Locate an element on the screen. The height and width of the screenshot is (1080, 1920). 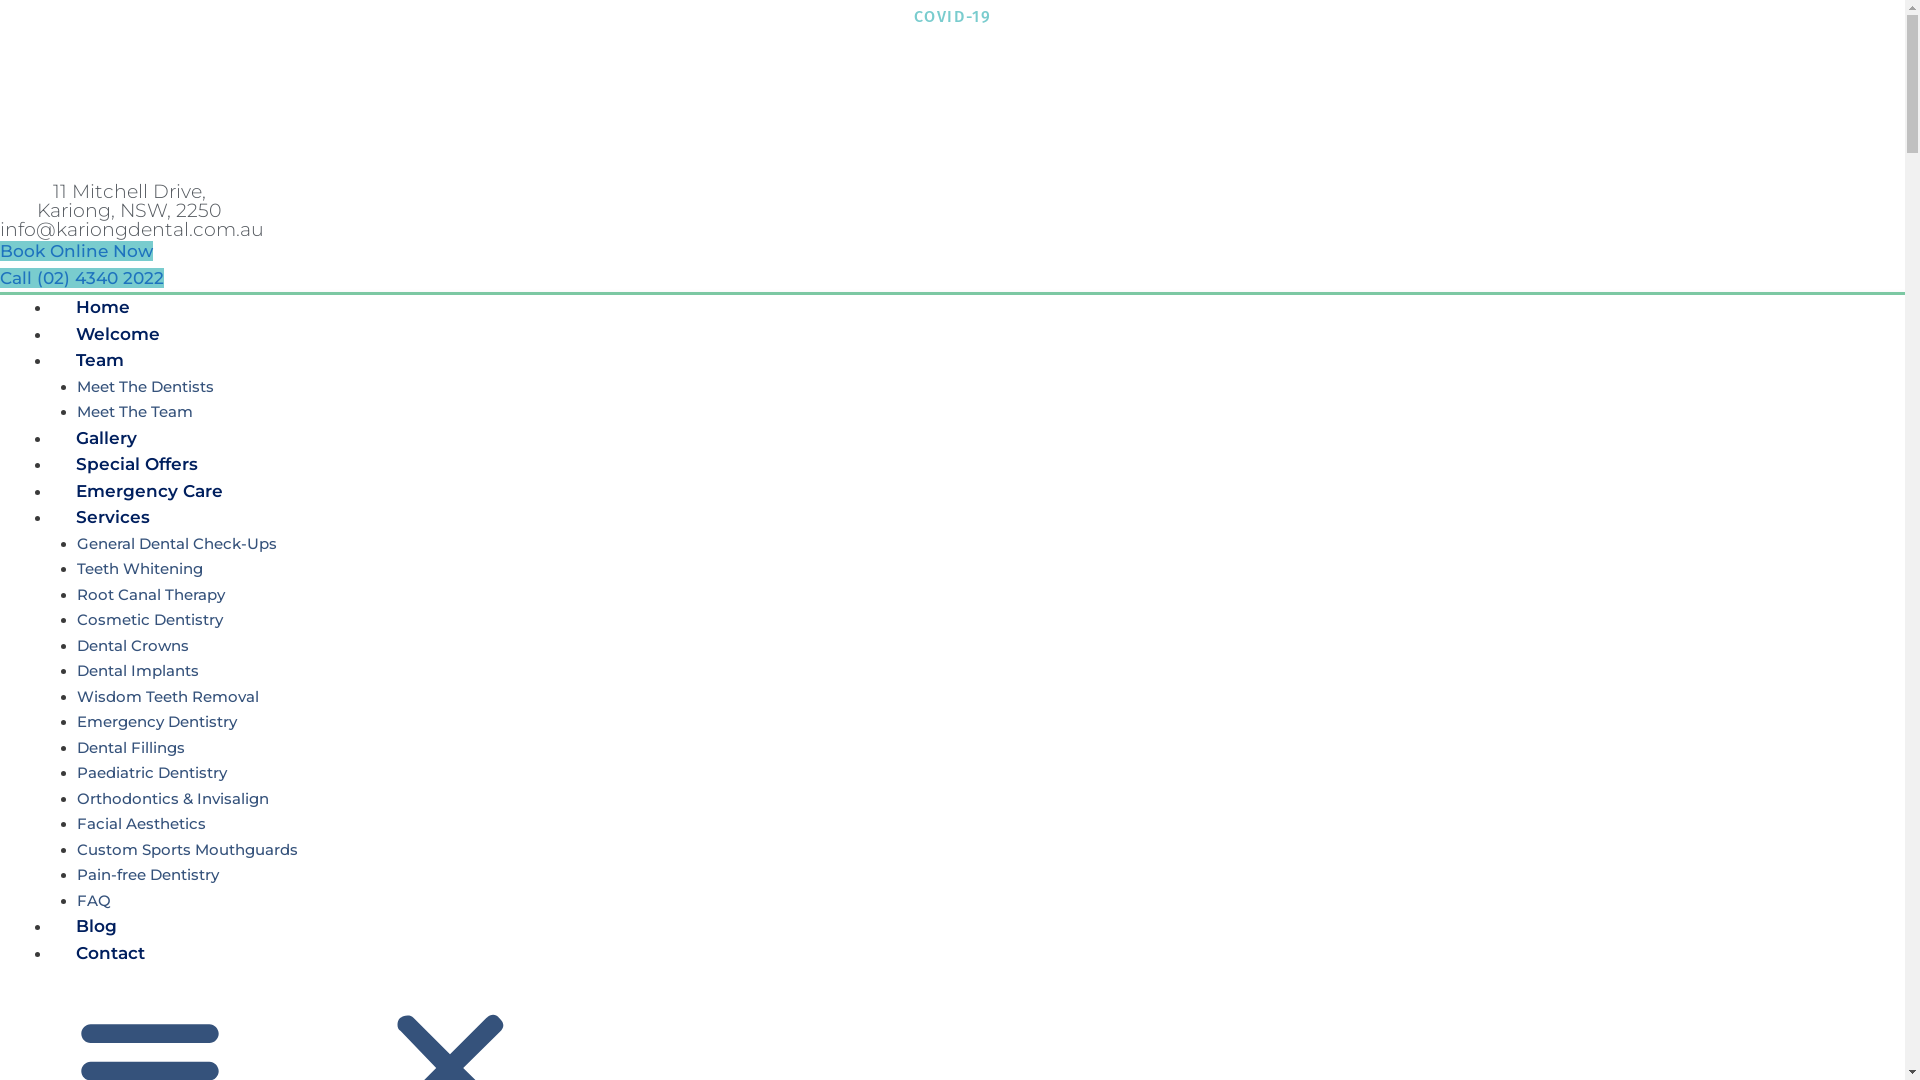
'Home' is located at coordinates (101, 307).